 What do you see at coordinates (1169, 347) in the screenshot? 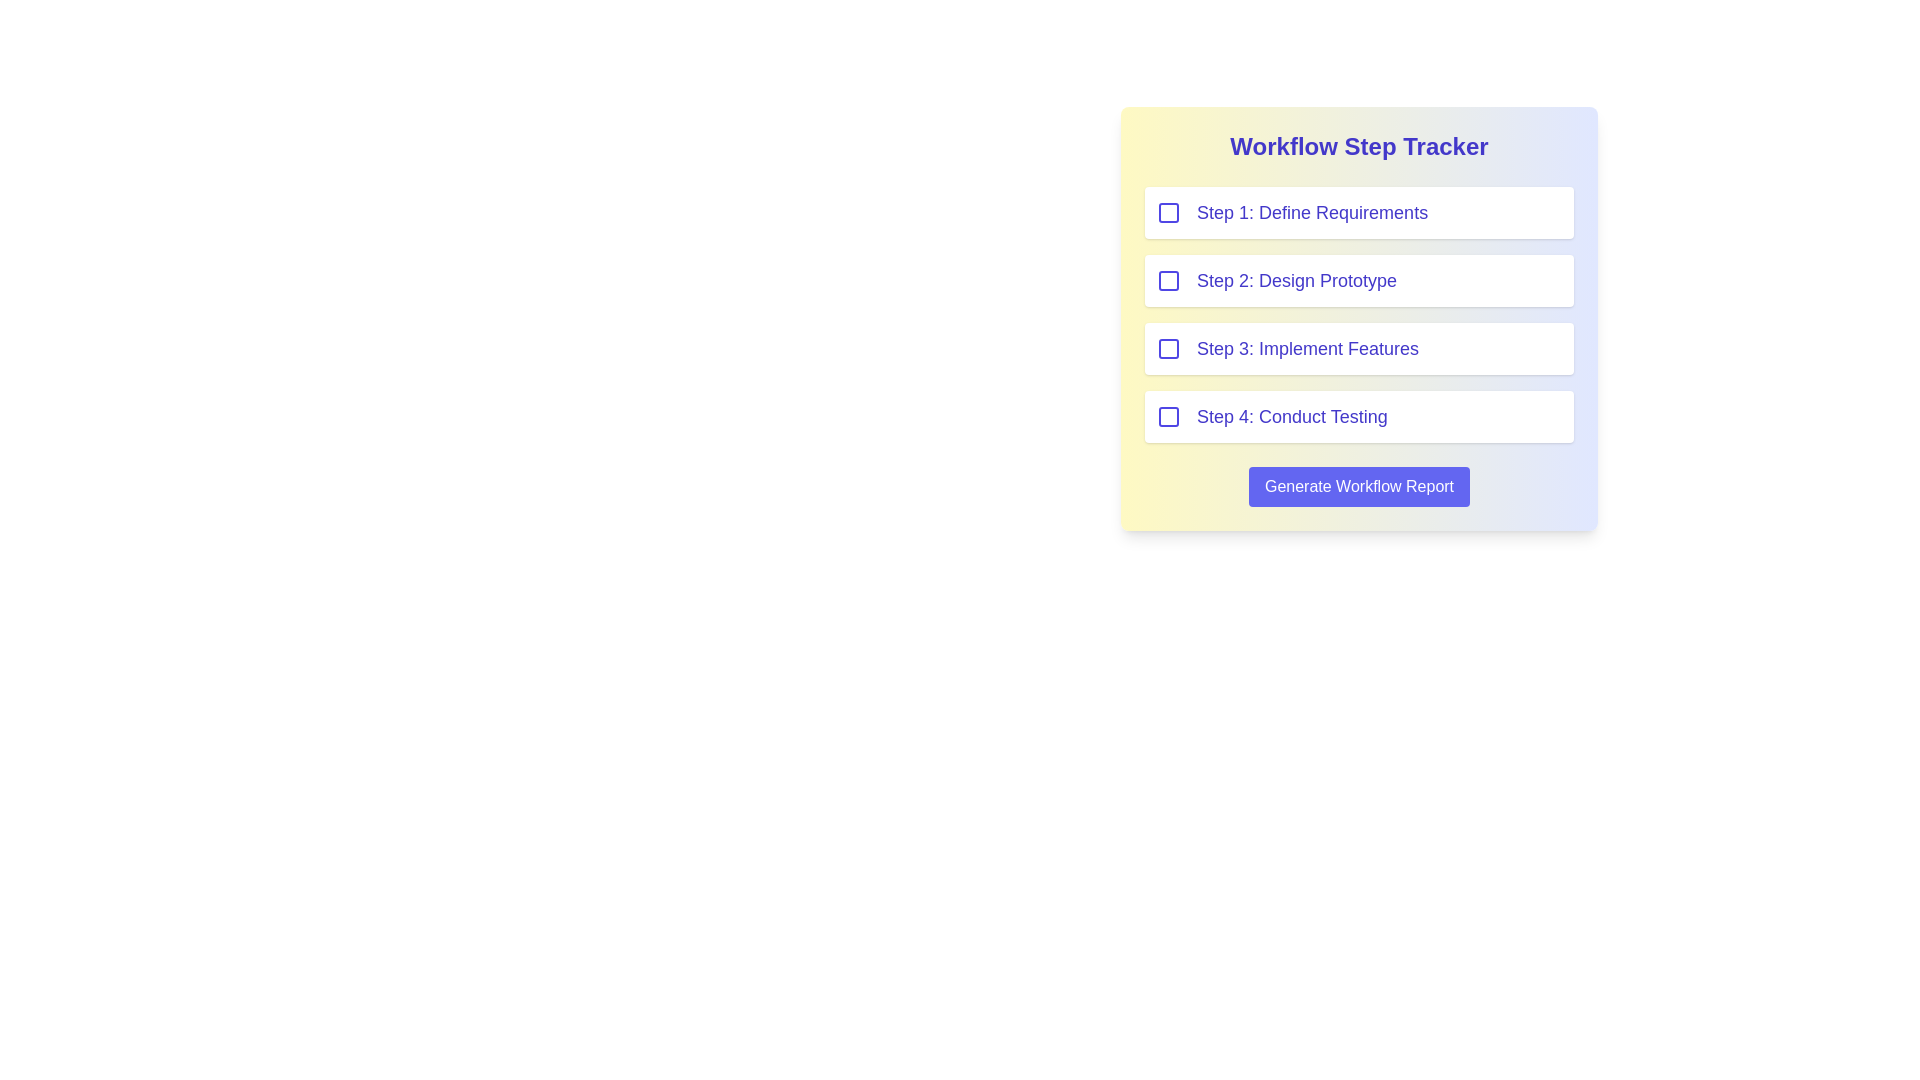
I see `the checkbox for 'Step 3: Implement Features'` at bounding box center [1169, 347].